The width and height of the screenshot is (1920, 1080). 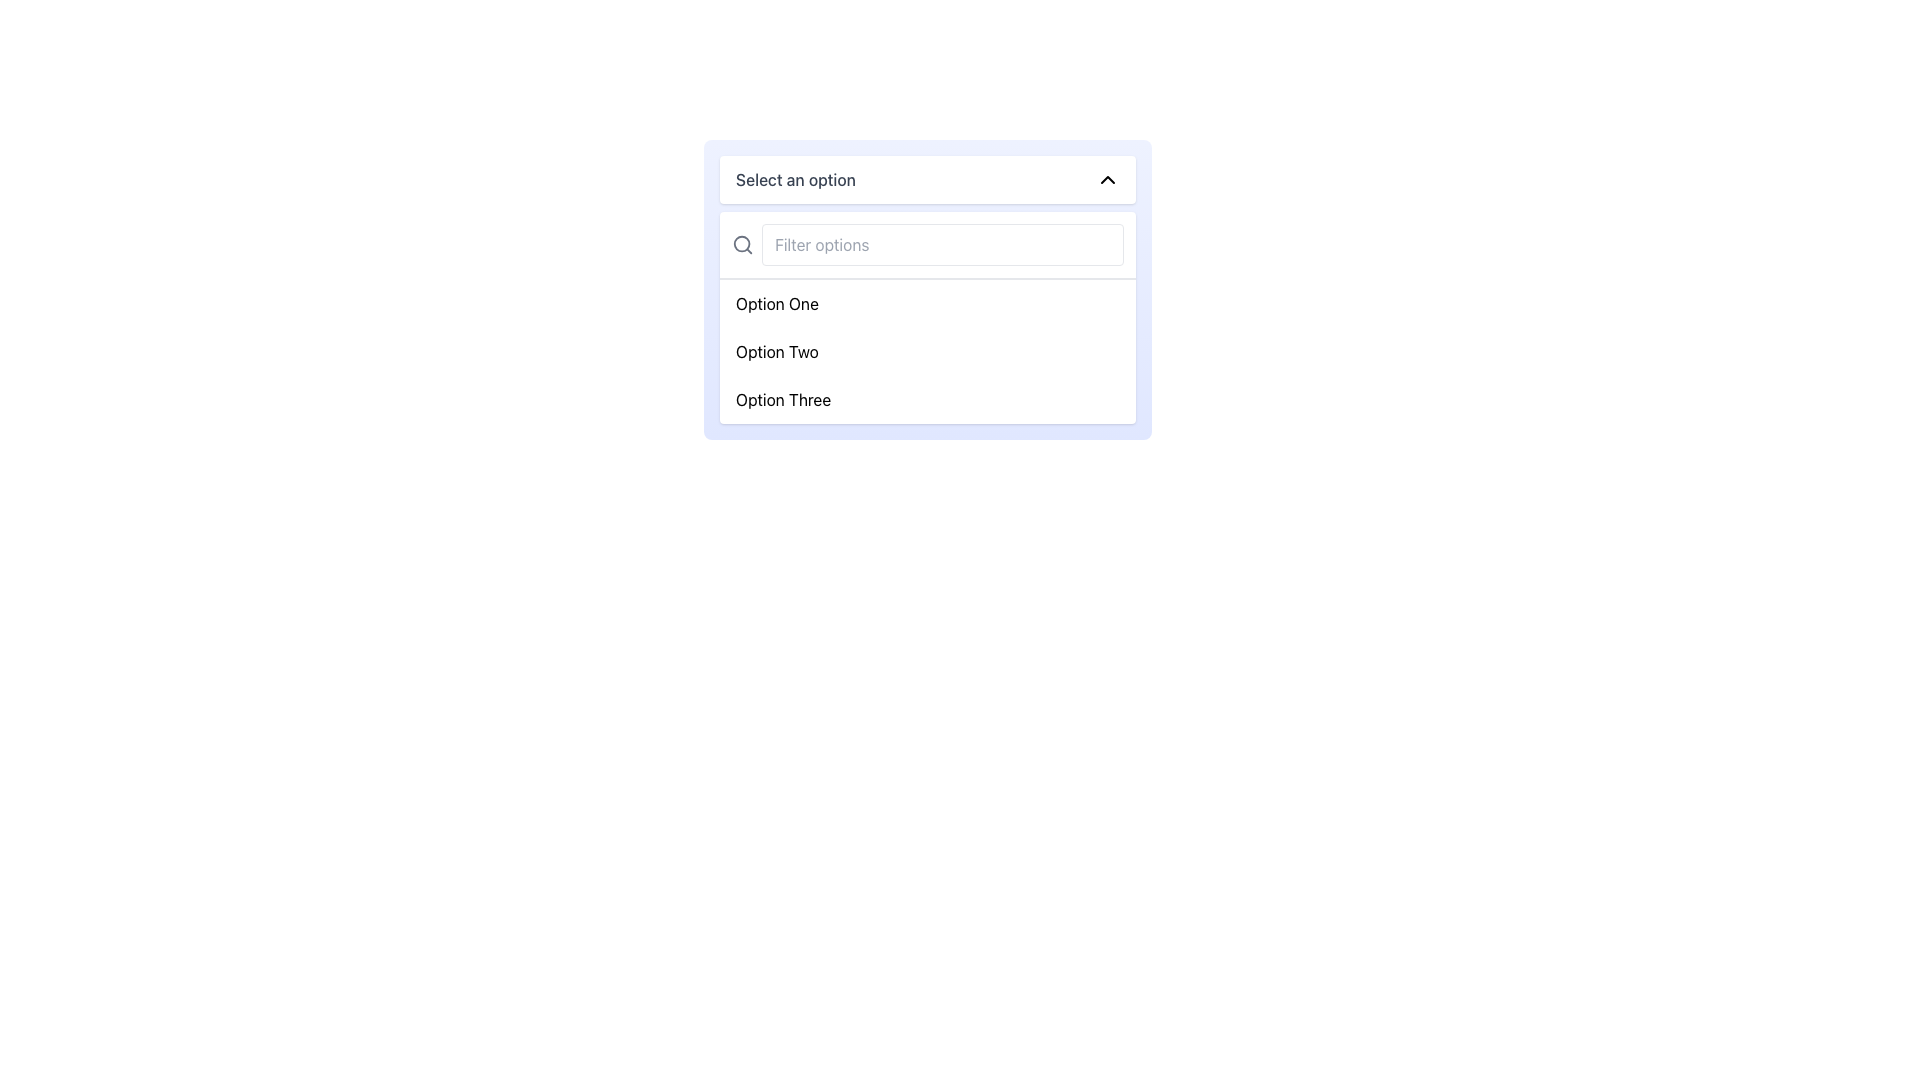 What do you see at coordinates (776, 350) in the screenshot?
I see `the static text label displaying 'Option Two' within the dropdown menu, which is located between 'Option One' and 'Option Three'` at bounding box center [776, 350].